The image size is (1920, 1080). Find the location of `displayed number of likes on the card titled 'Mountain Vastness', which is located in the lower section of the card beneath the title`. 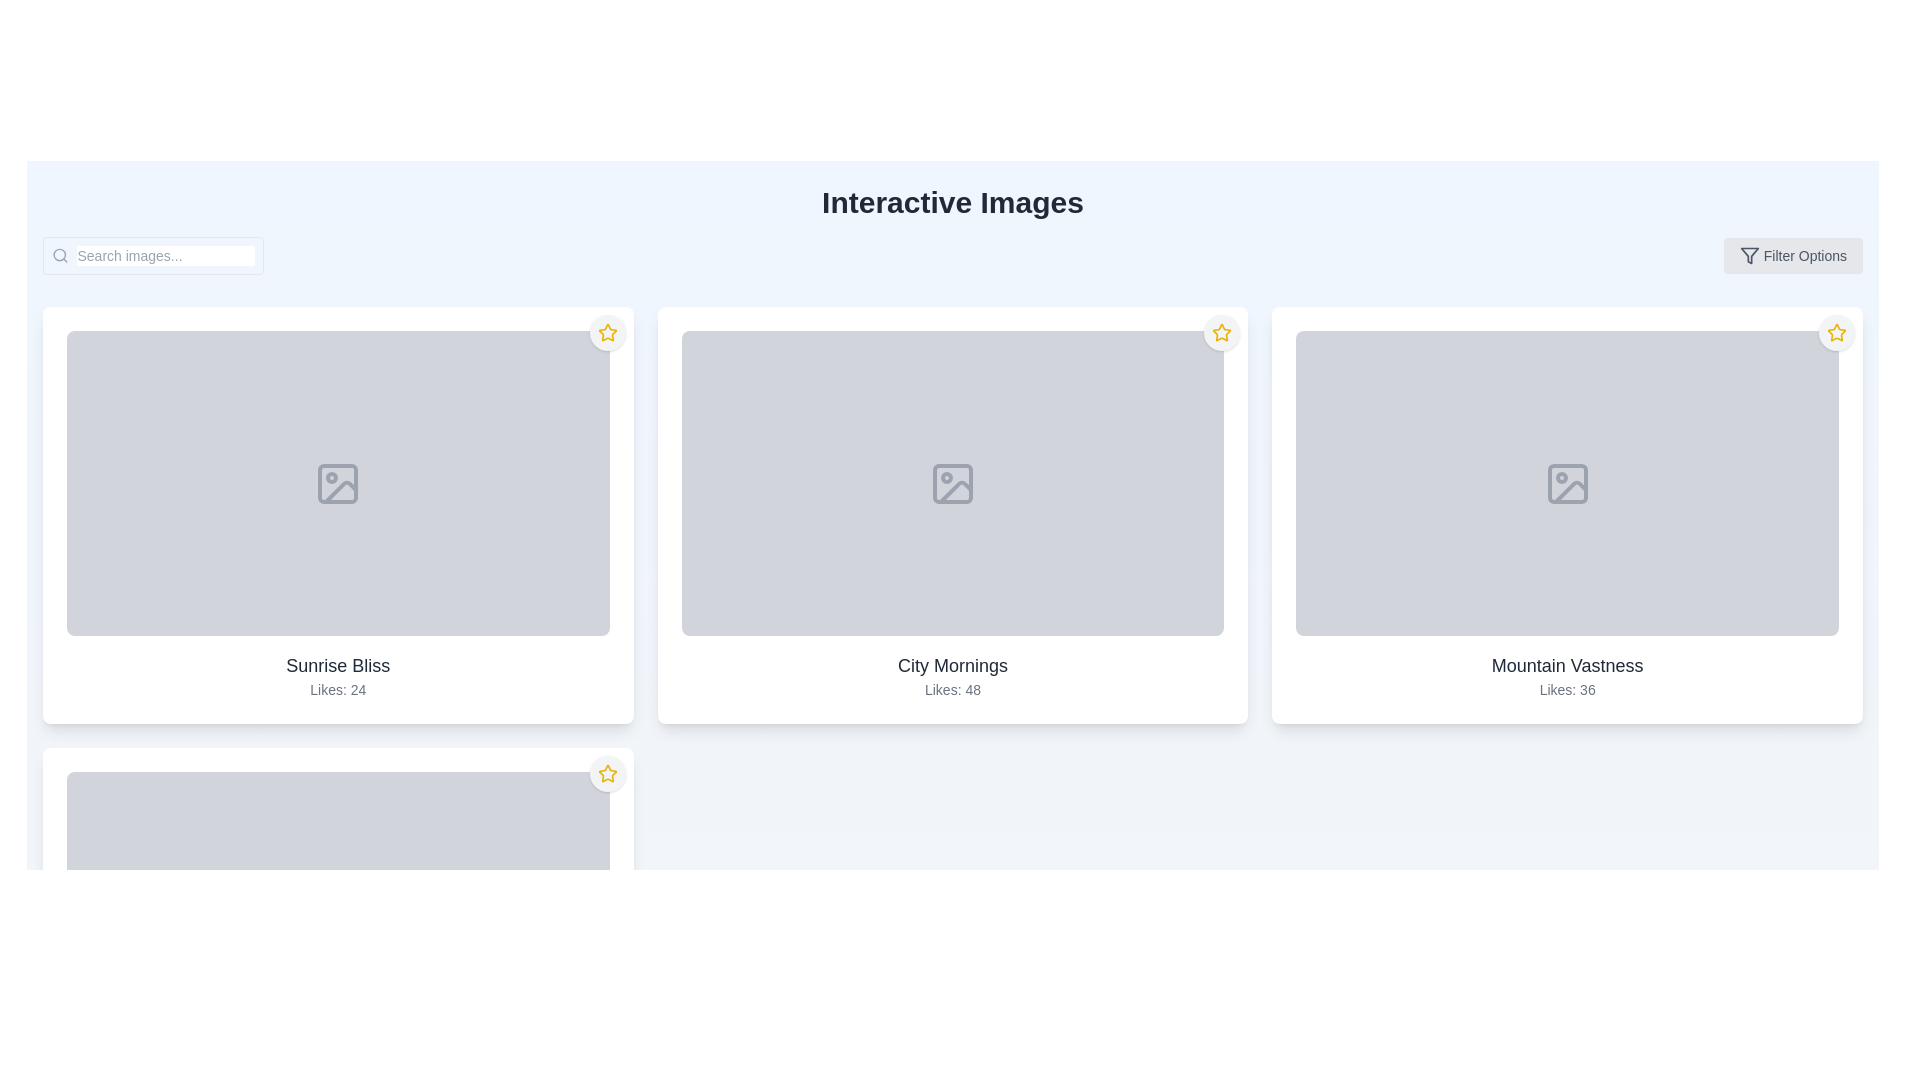

displayed number of likes on the card titled 'Mountain Vastness', which is located in the lower section of the card beneath the title is located at coordinates (1566, 689).